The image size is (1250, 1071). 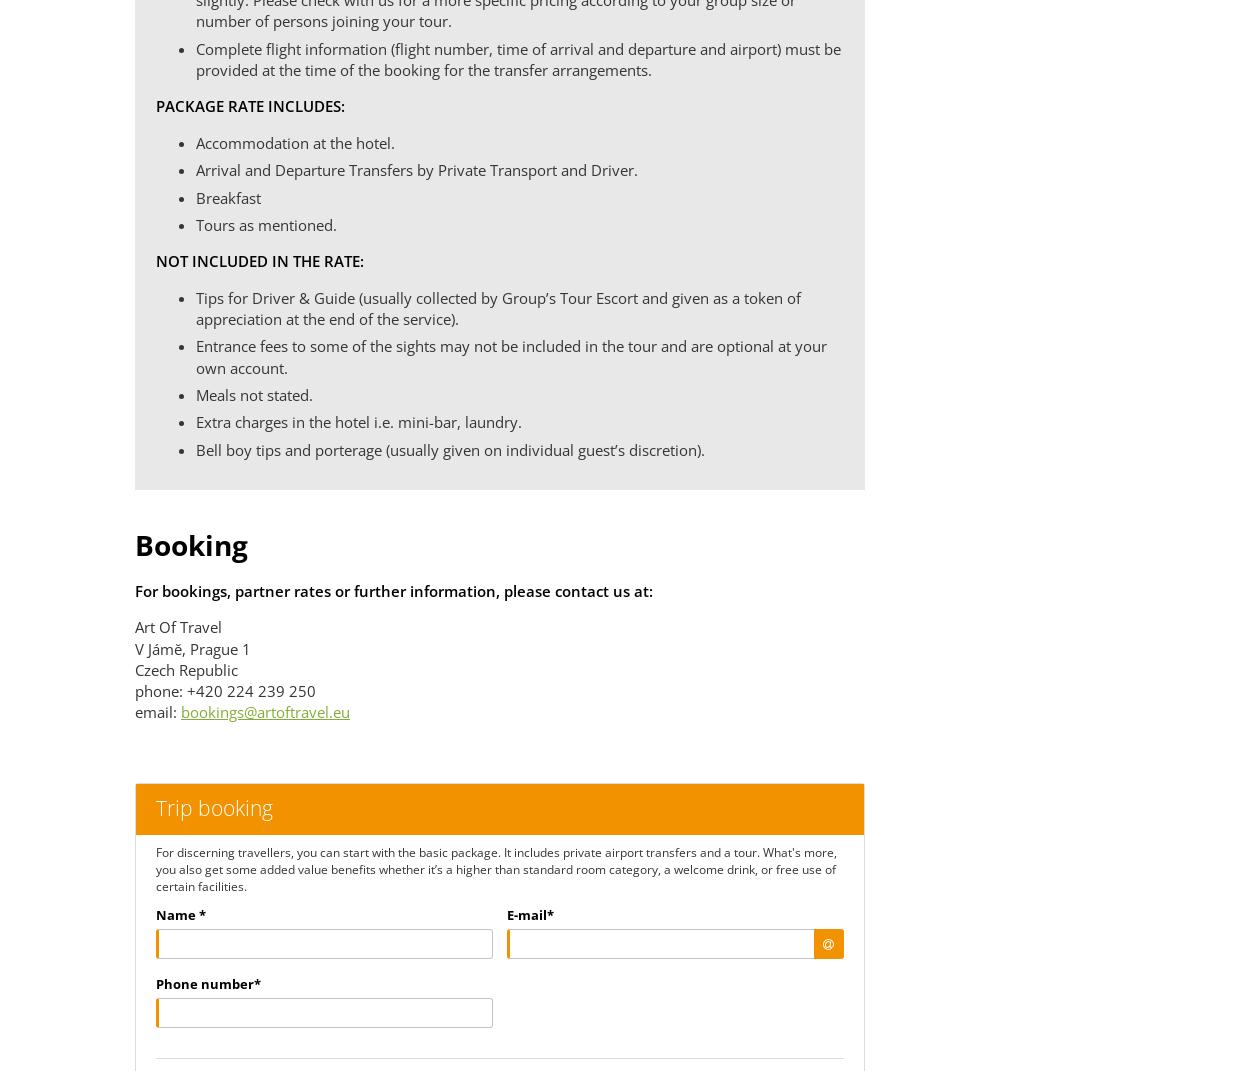 I want to click on 'Phone number*', so click(x=156, y=983).